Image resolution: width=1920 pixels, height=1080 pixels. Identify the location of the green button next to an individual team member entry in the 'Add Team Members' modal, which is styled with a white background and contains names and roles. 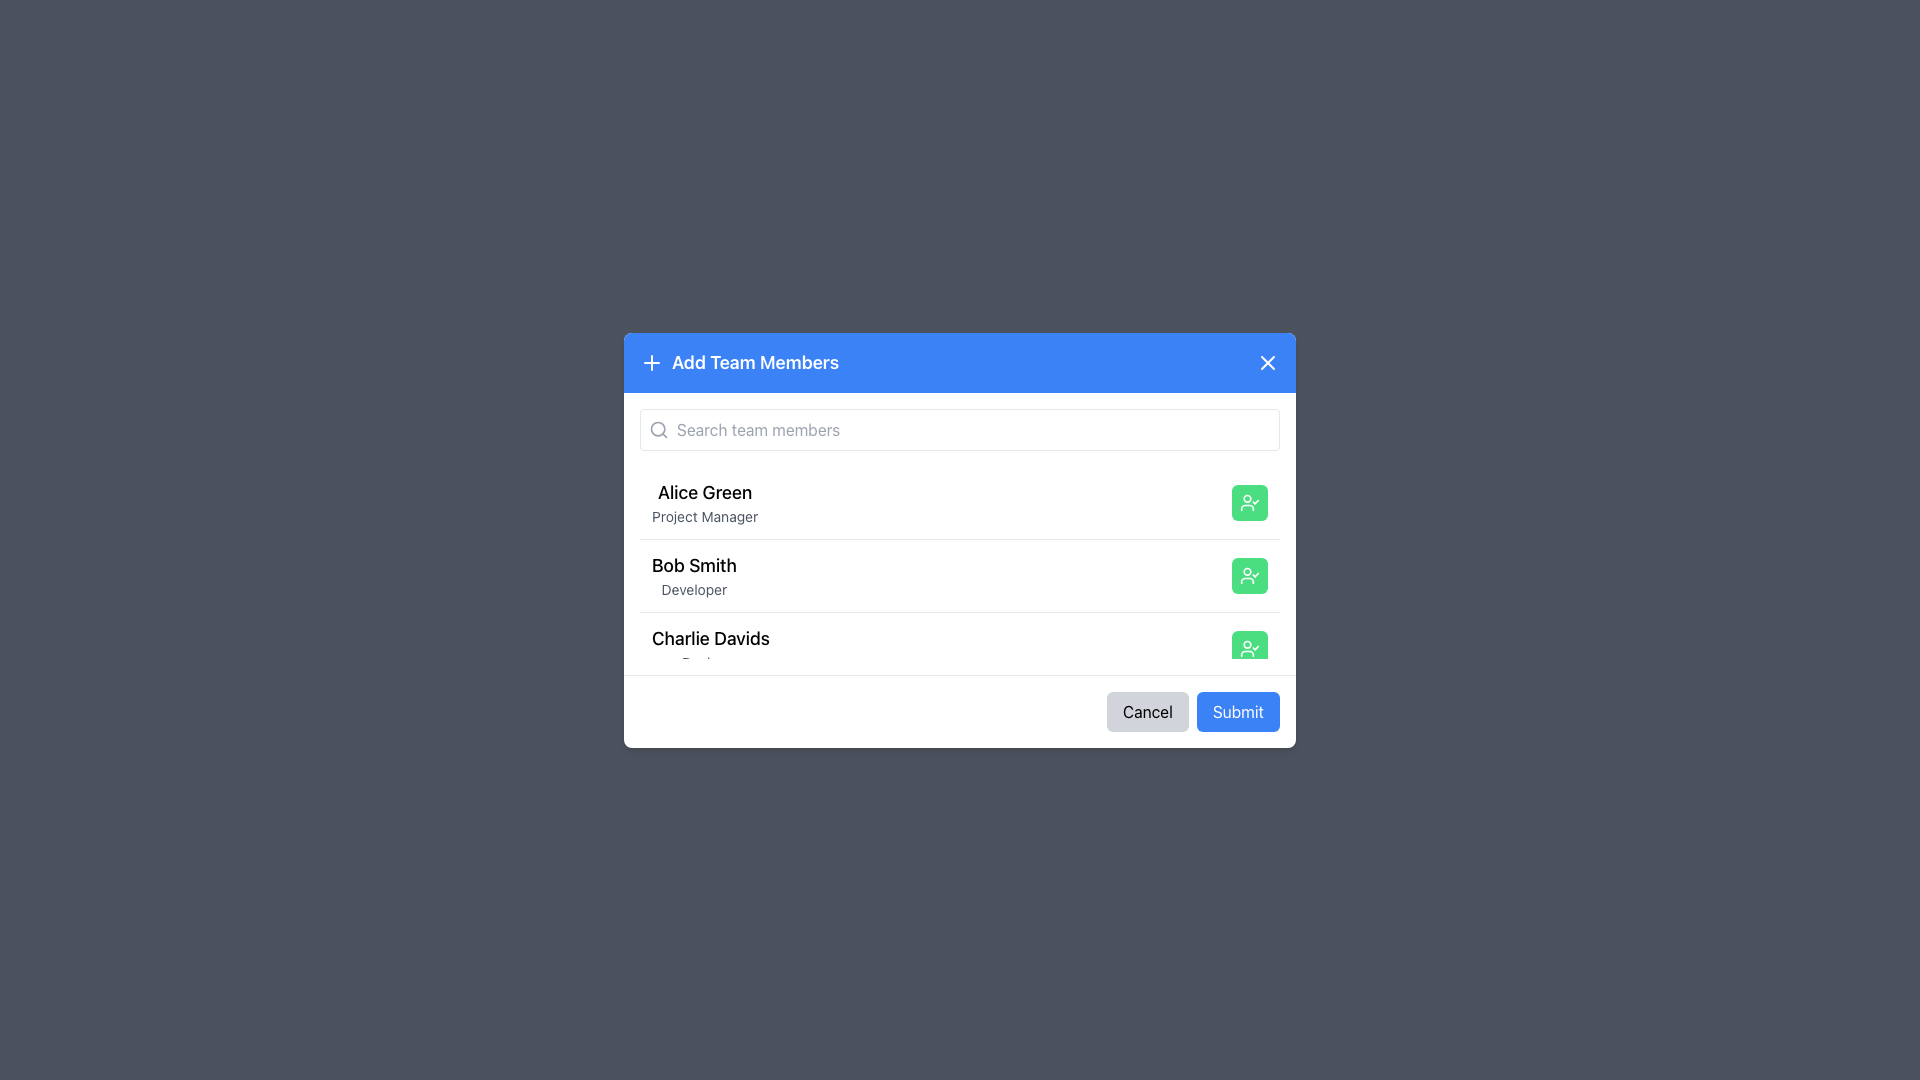
(960, 531).